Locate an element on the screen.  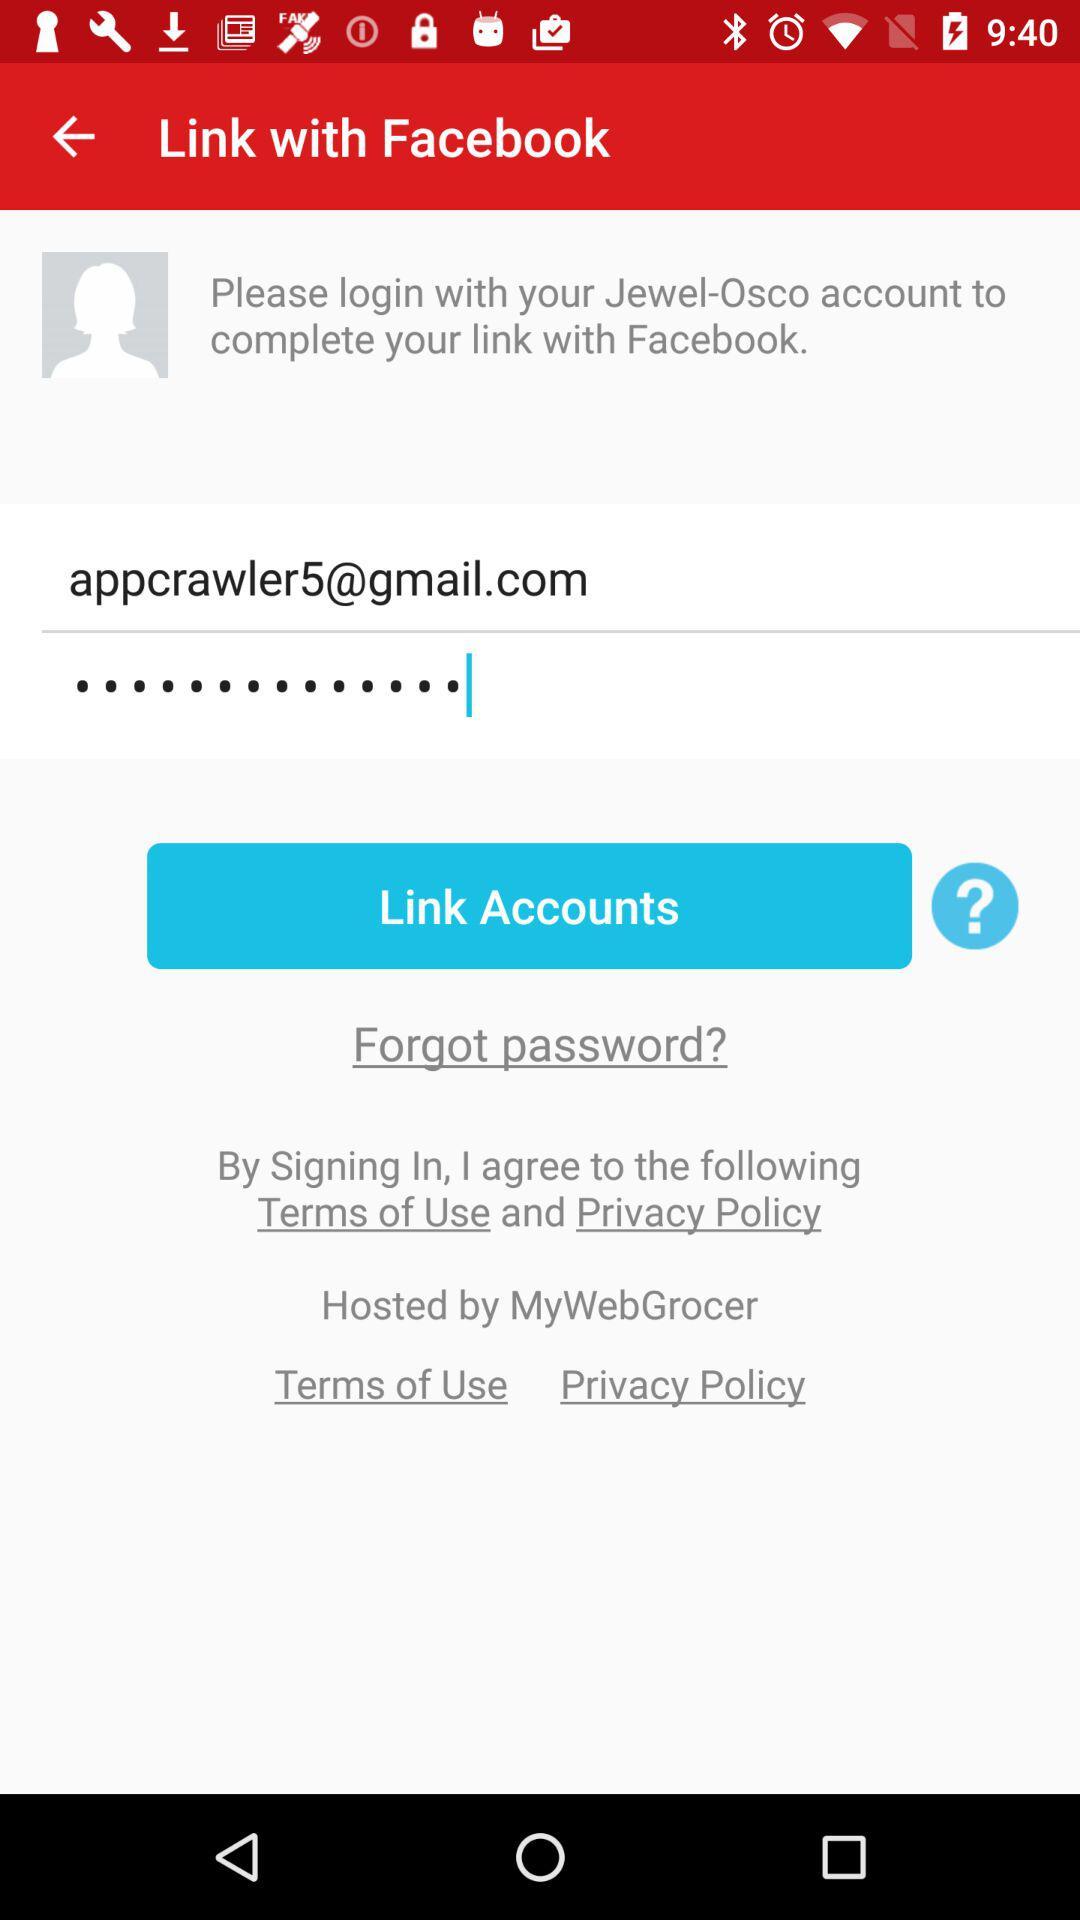
the help icon is located at coordinates (974, 905).